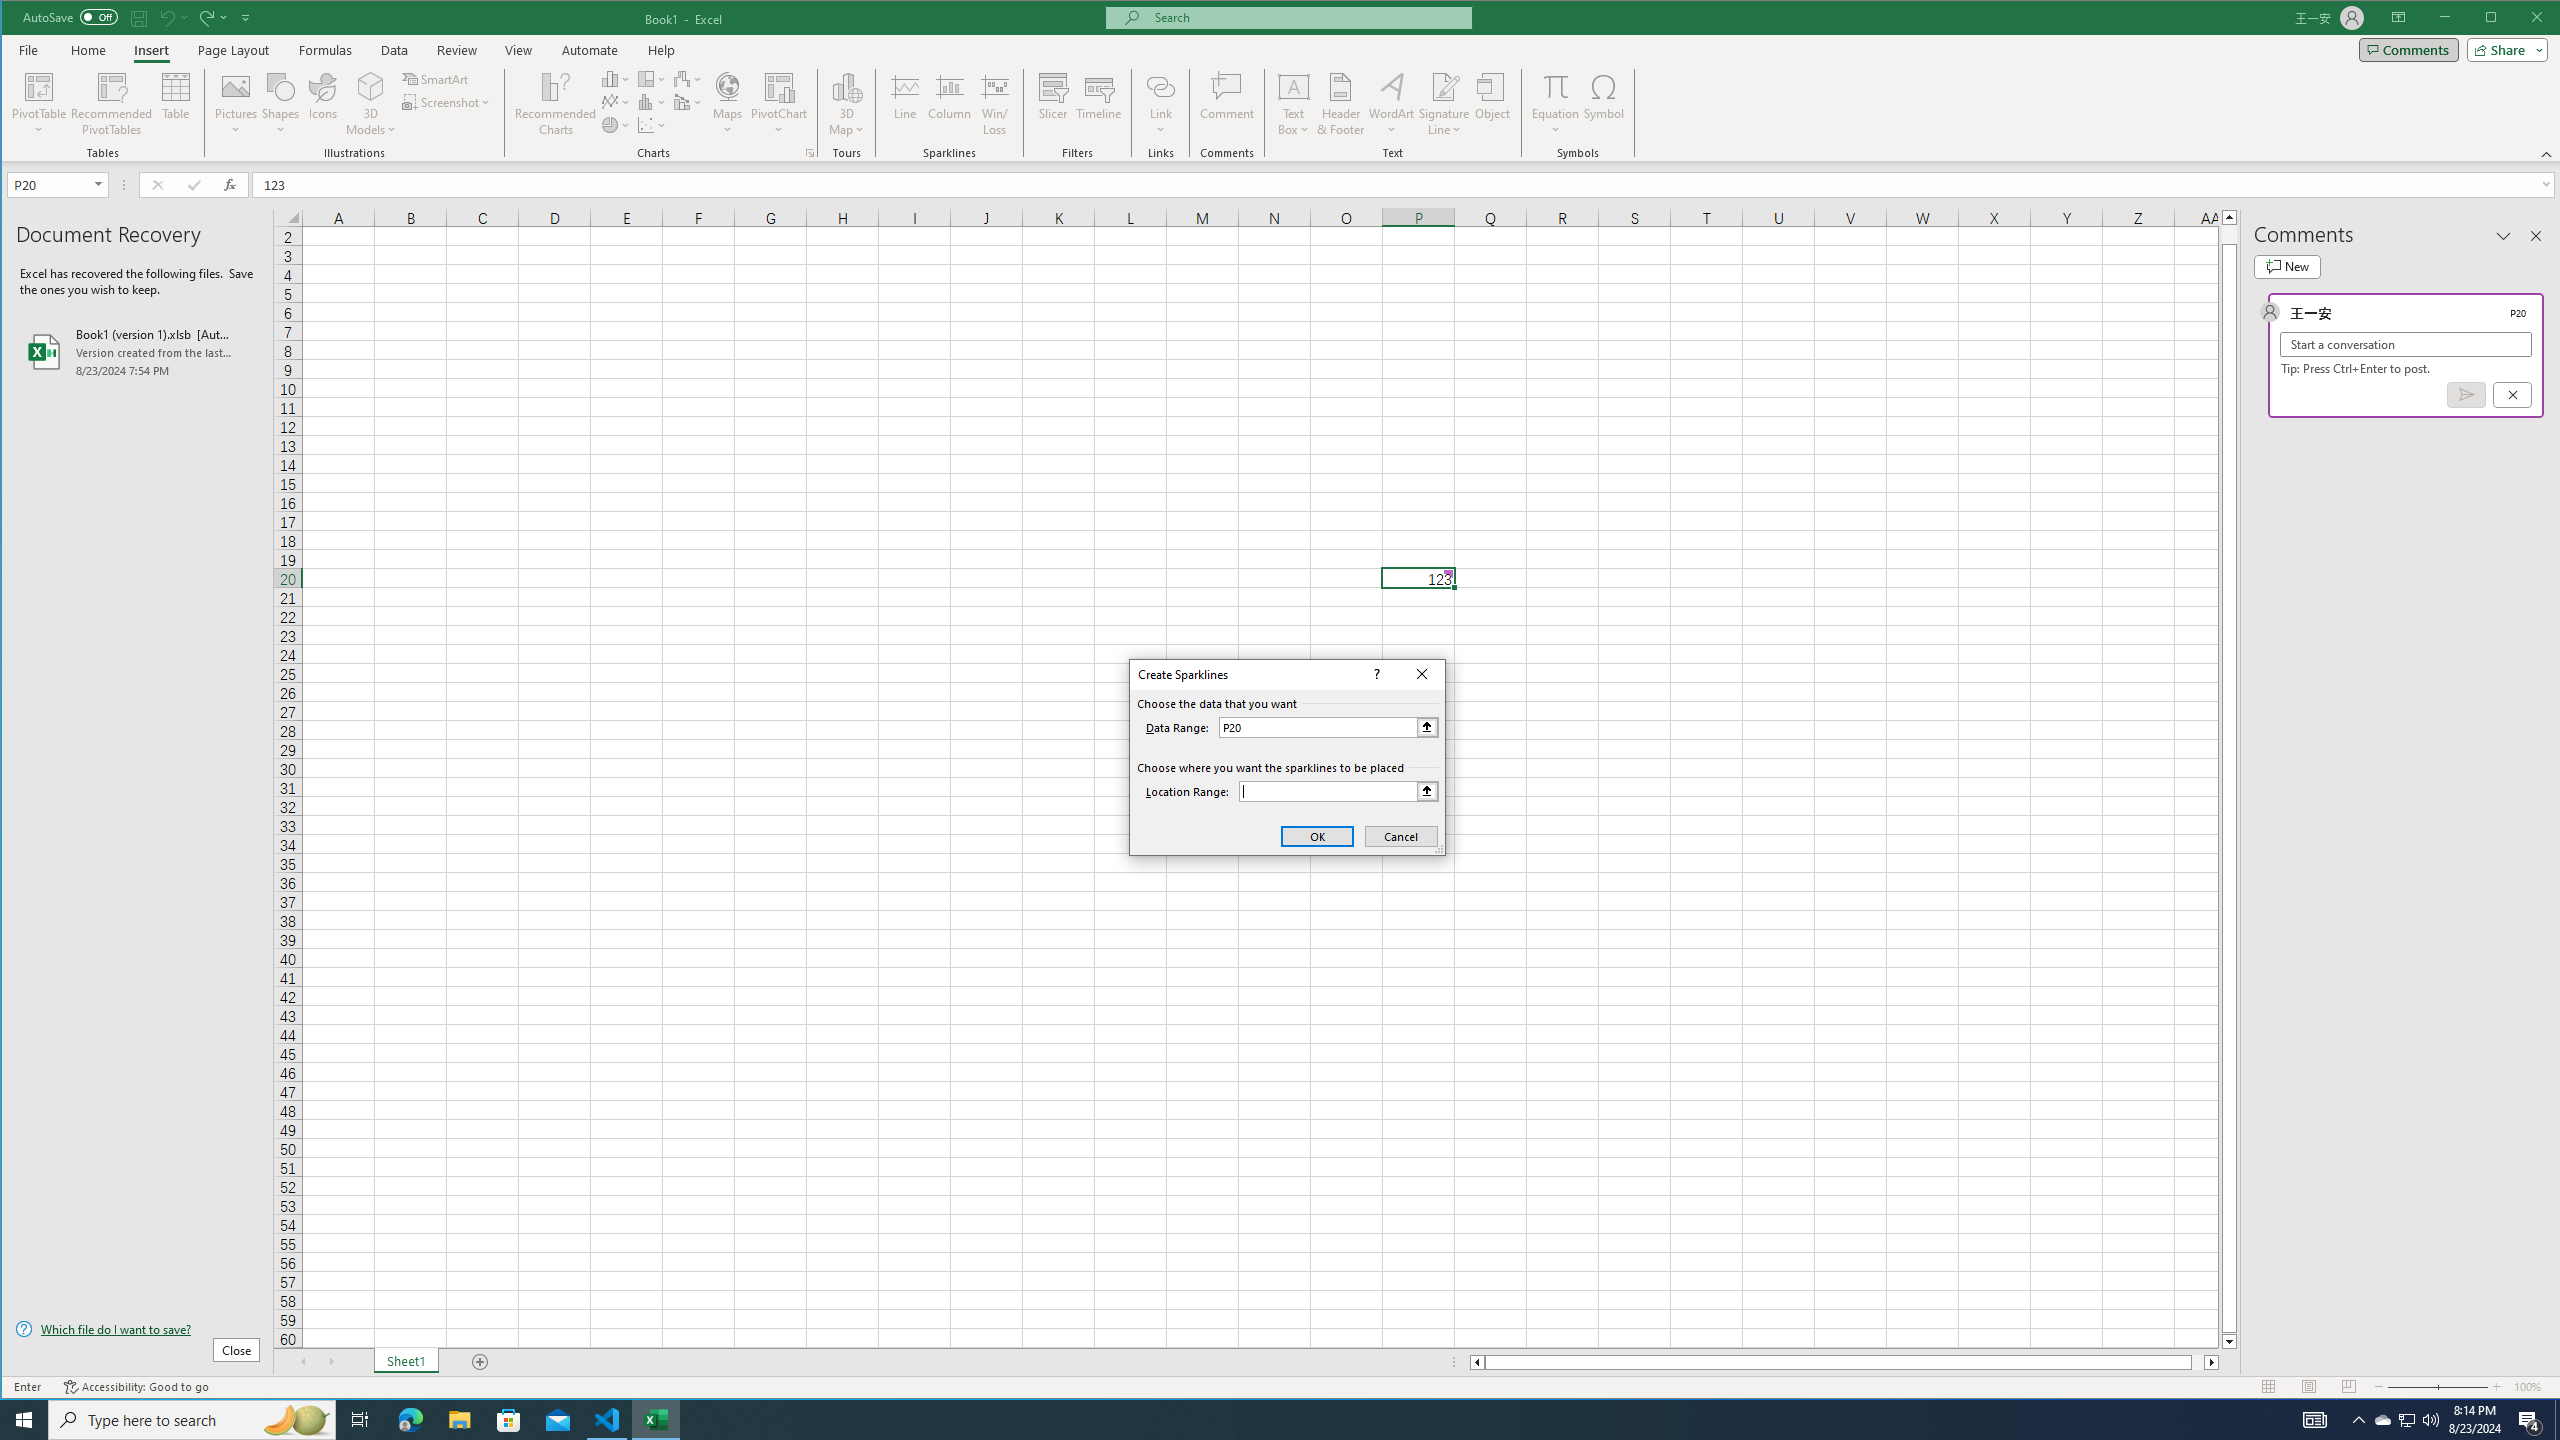 The image size is (2560, 1440). I want to click on 'PivotChart', so click(778, 103).